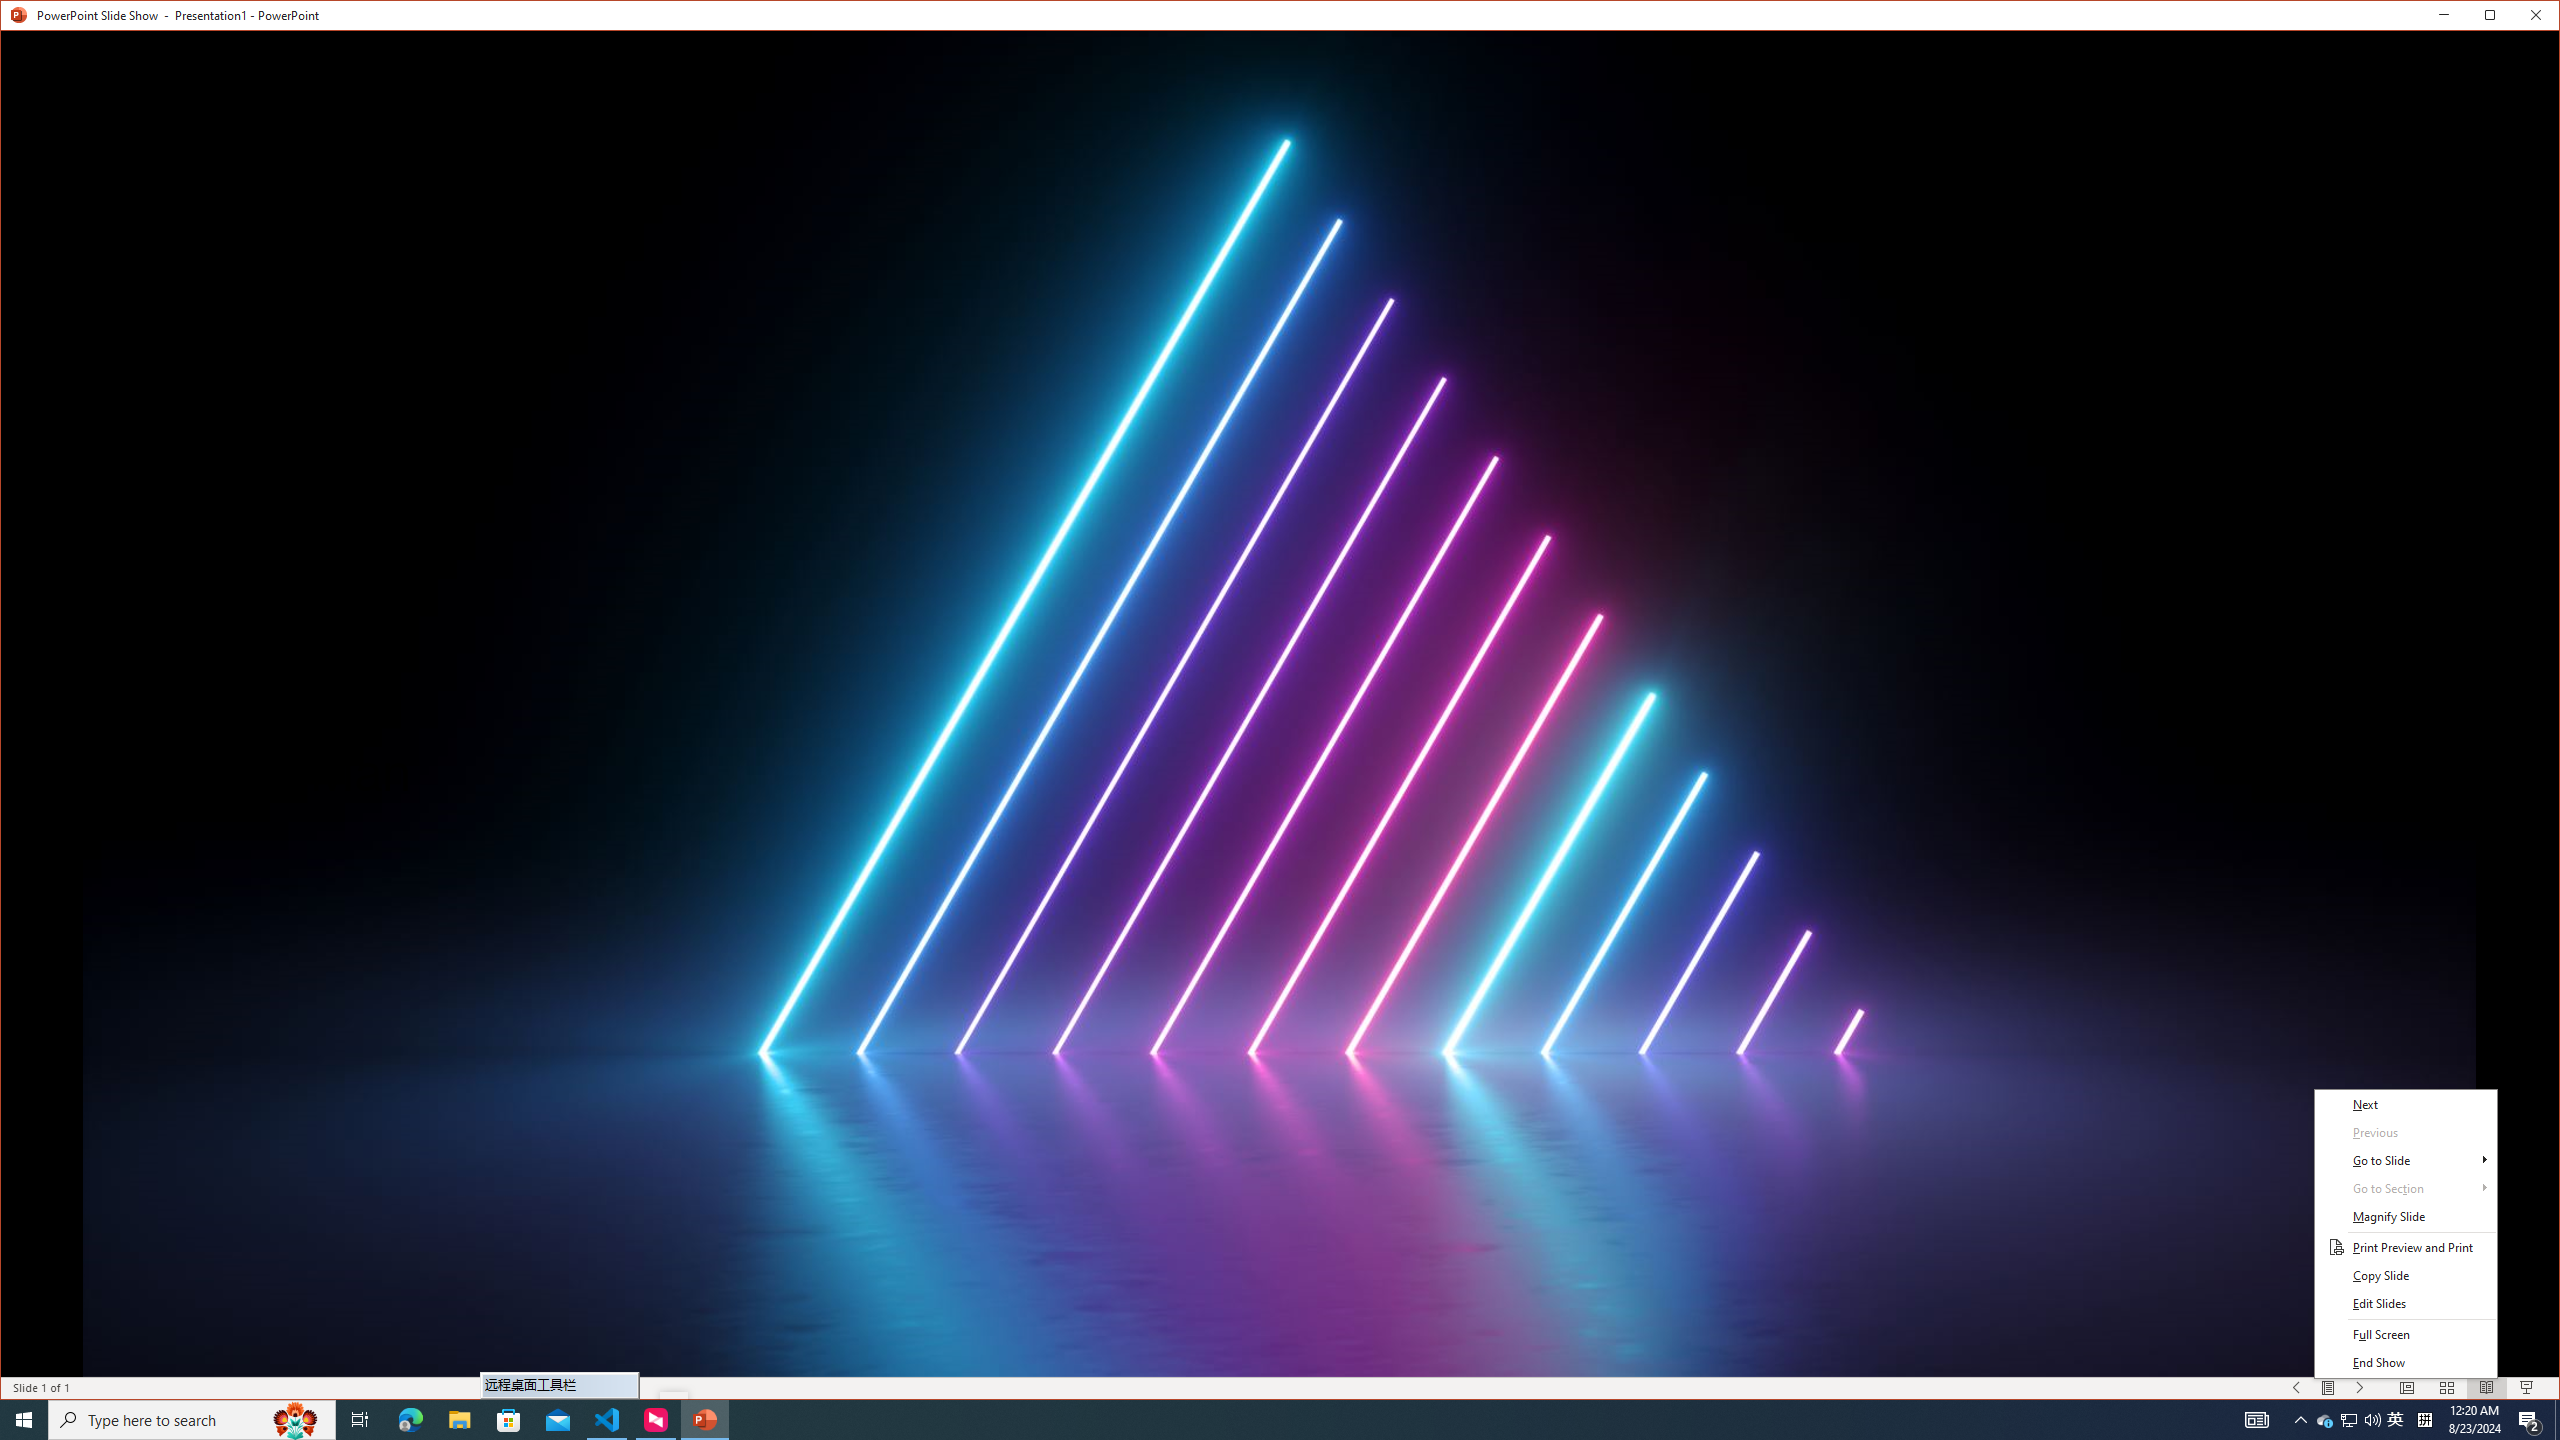 The width and height of the screenshot is (2560, 1440). What do you see at coordinates (2405, 1233) in the screenshot?
I see `'Context Menu'` at bounding box center [2405, 1233].